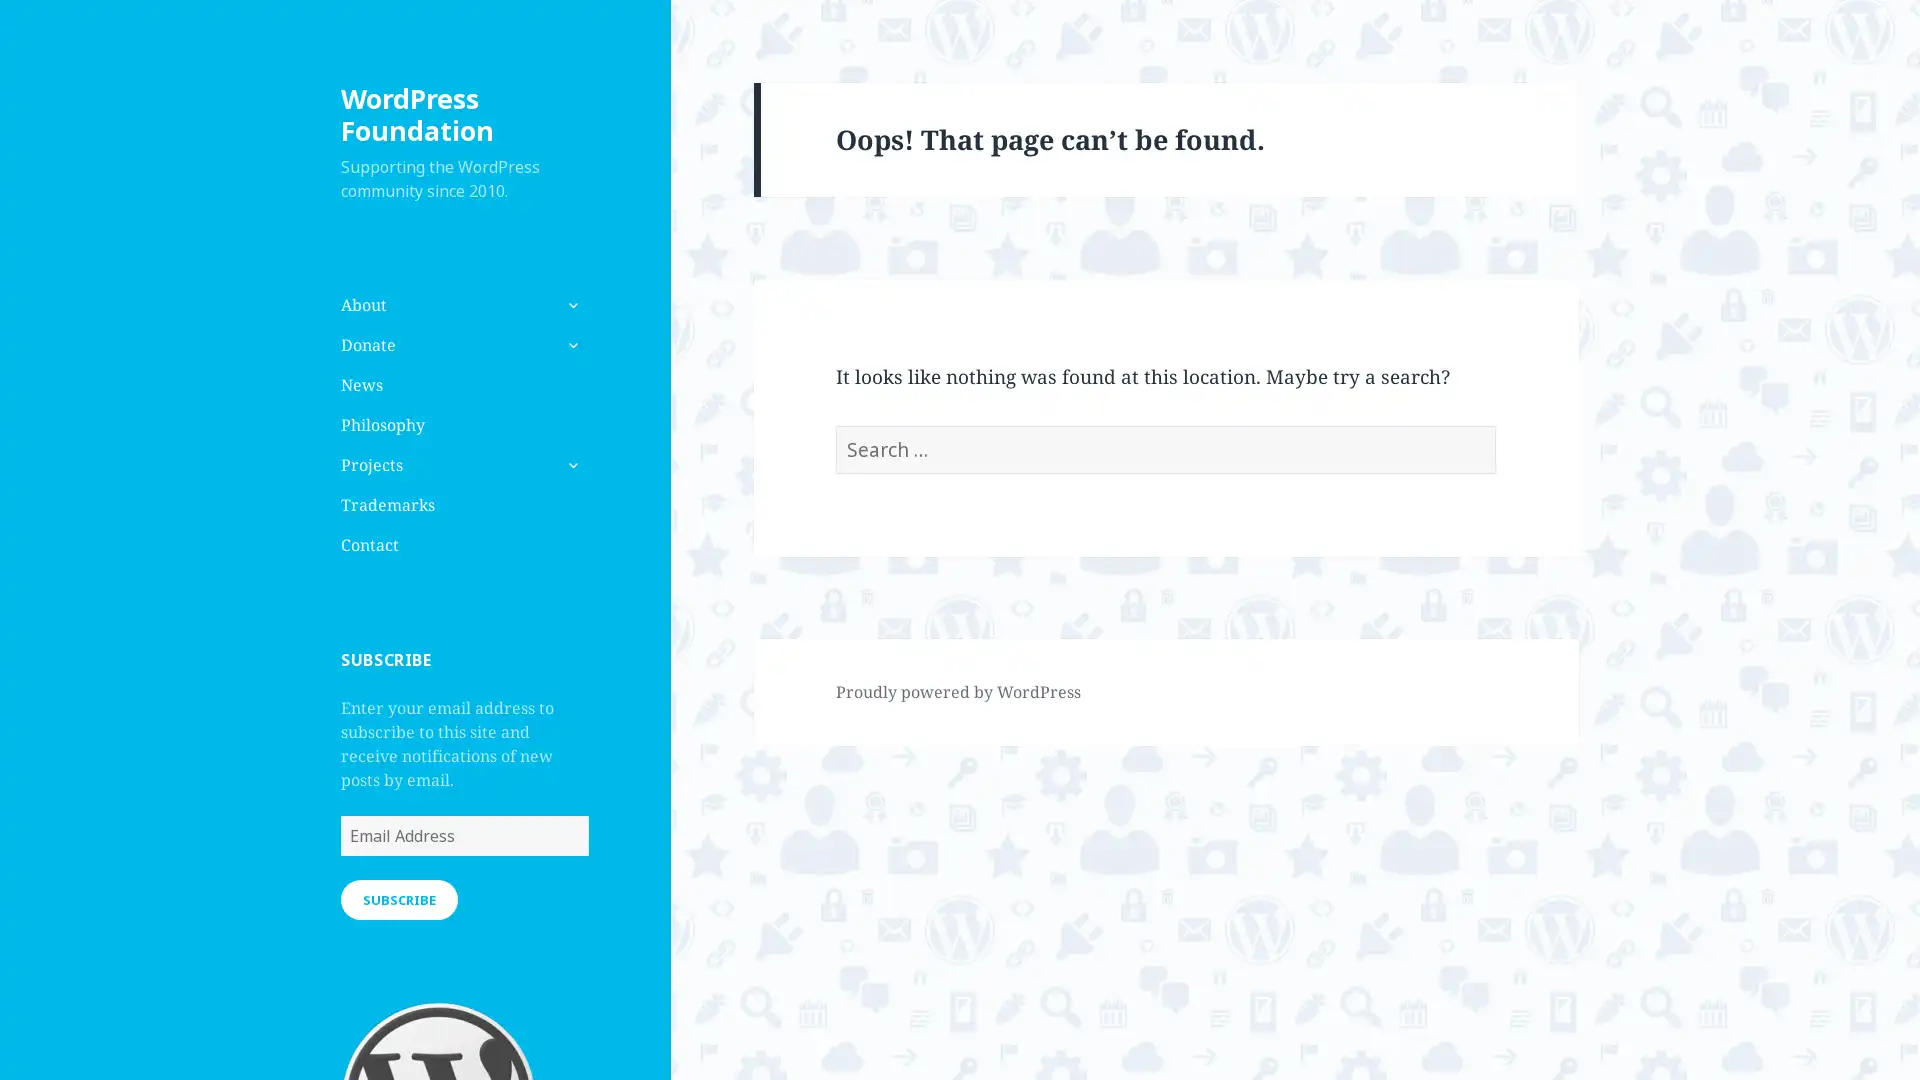 The image size is (1920, 1080). What do you see at coordinates (570, 465) in the screenshot?
I see `expand child menu` at bounding box center [570, 465].